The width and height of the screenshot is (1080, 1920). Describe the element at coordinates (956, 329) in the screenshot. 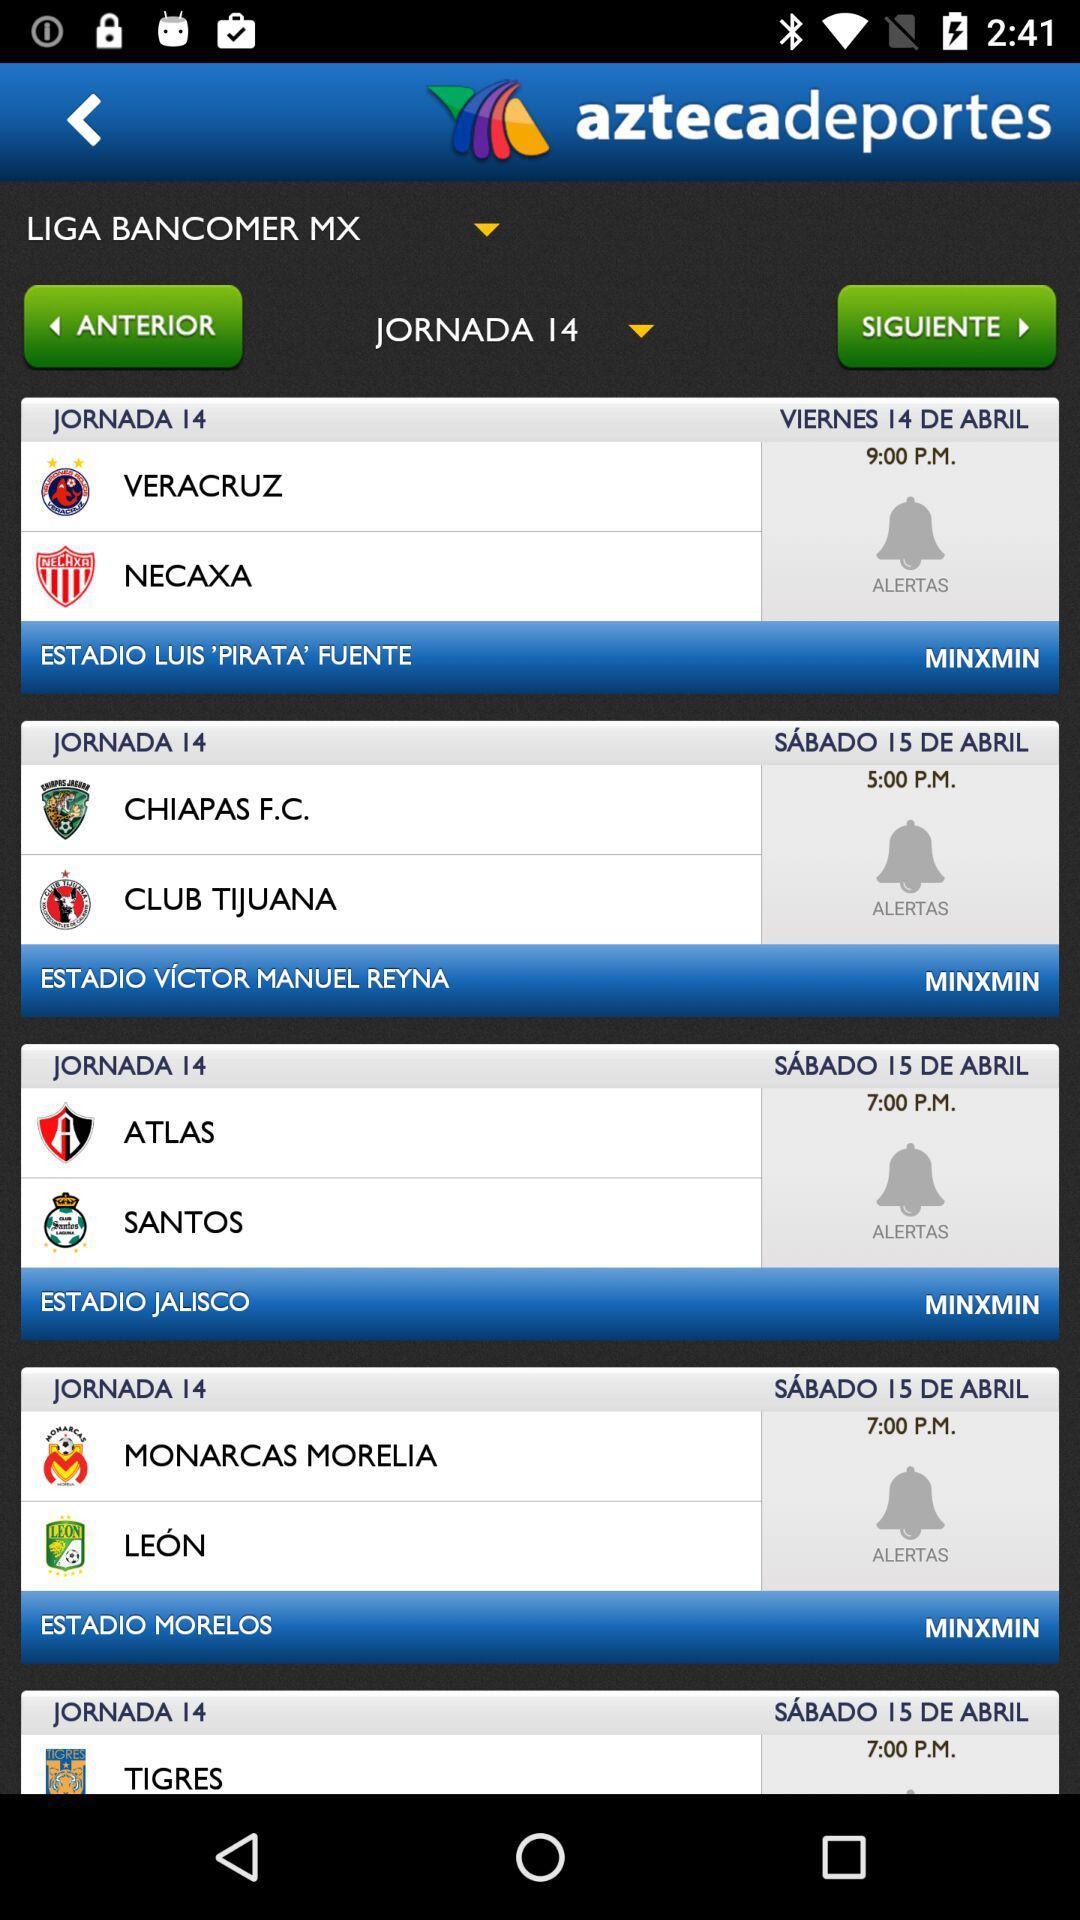

I see `go forward` at that location.